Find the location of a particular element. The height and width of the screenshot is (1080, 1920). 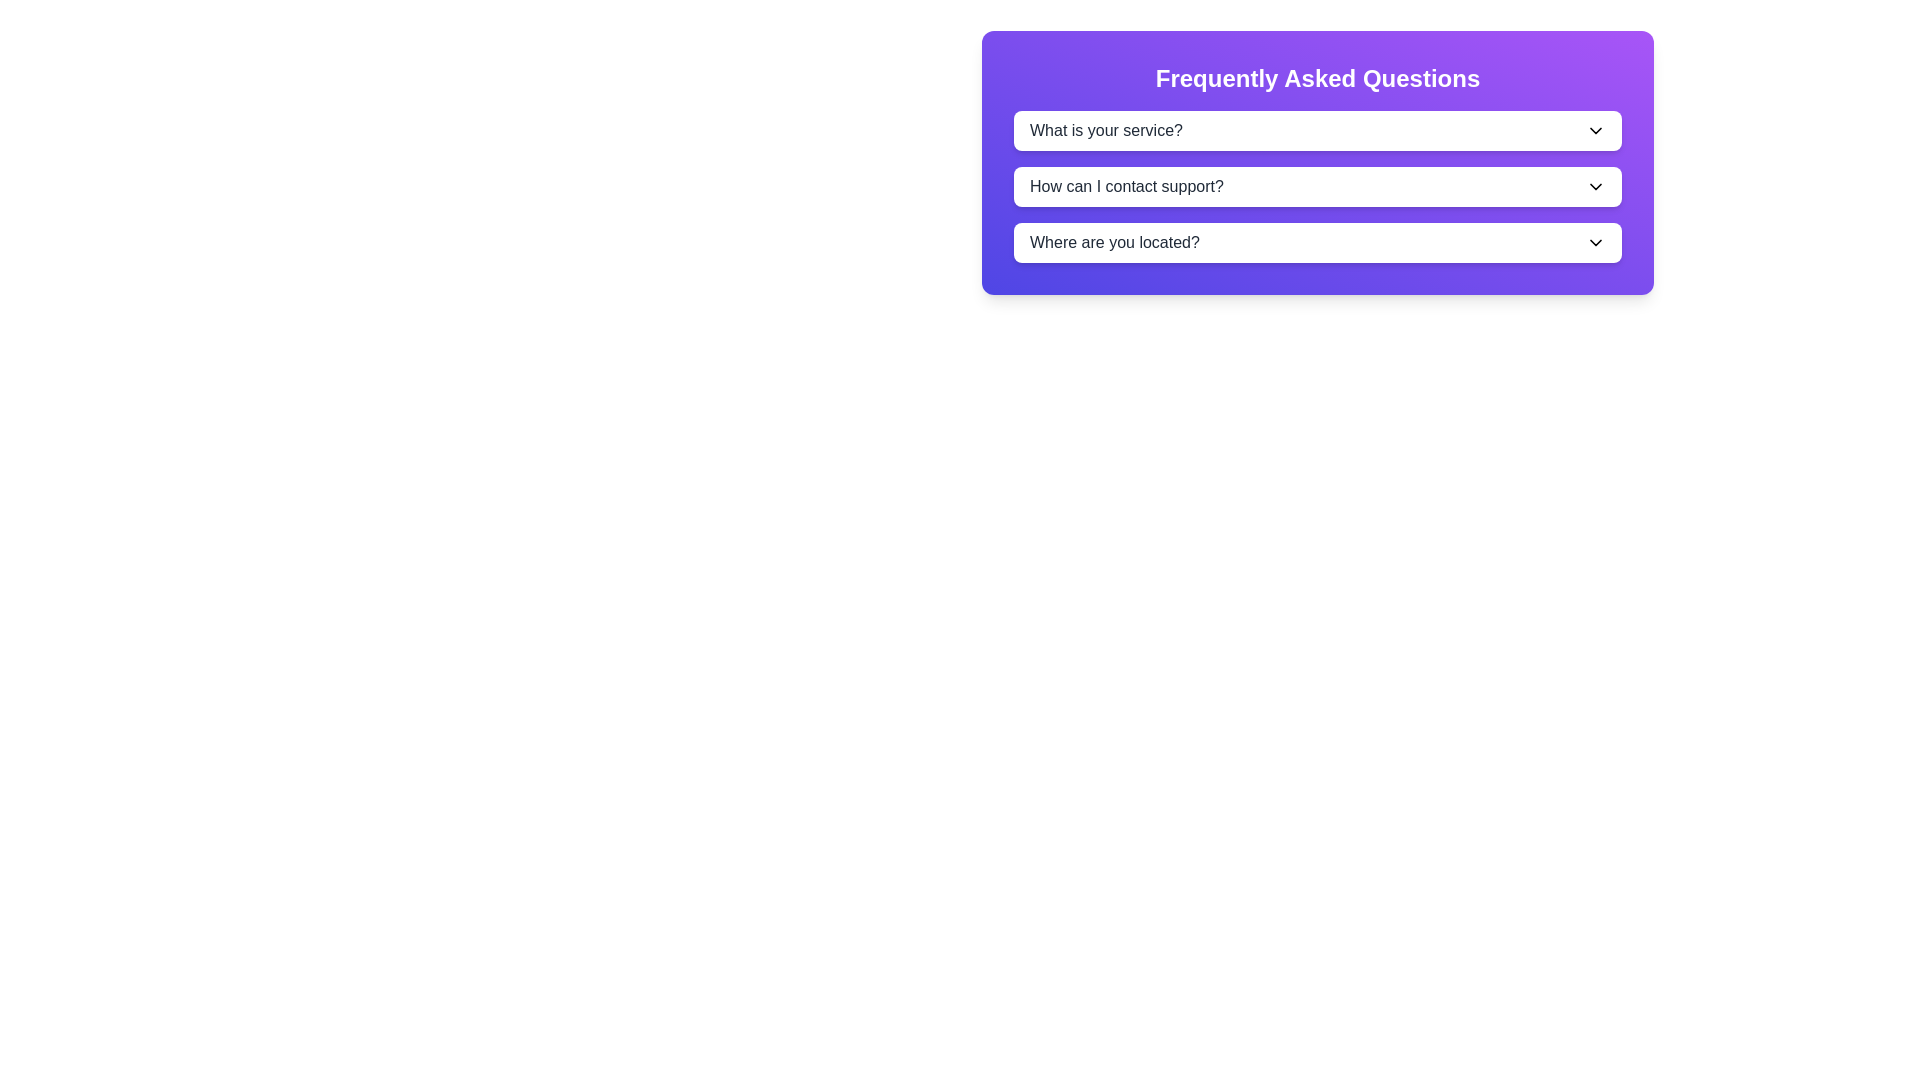

the large, bold-text heading that says 'Frequently Asked Questions', which is centered within a purple gradient background is located at coordinates (1318, 77).